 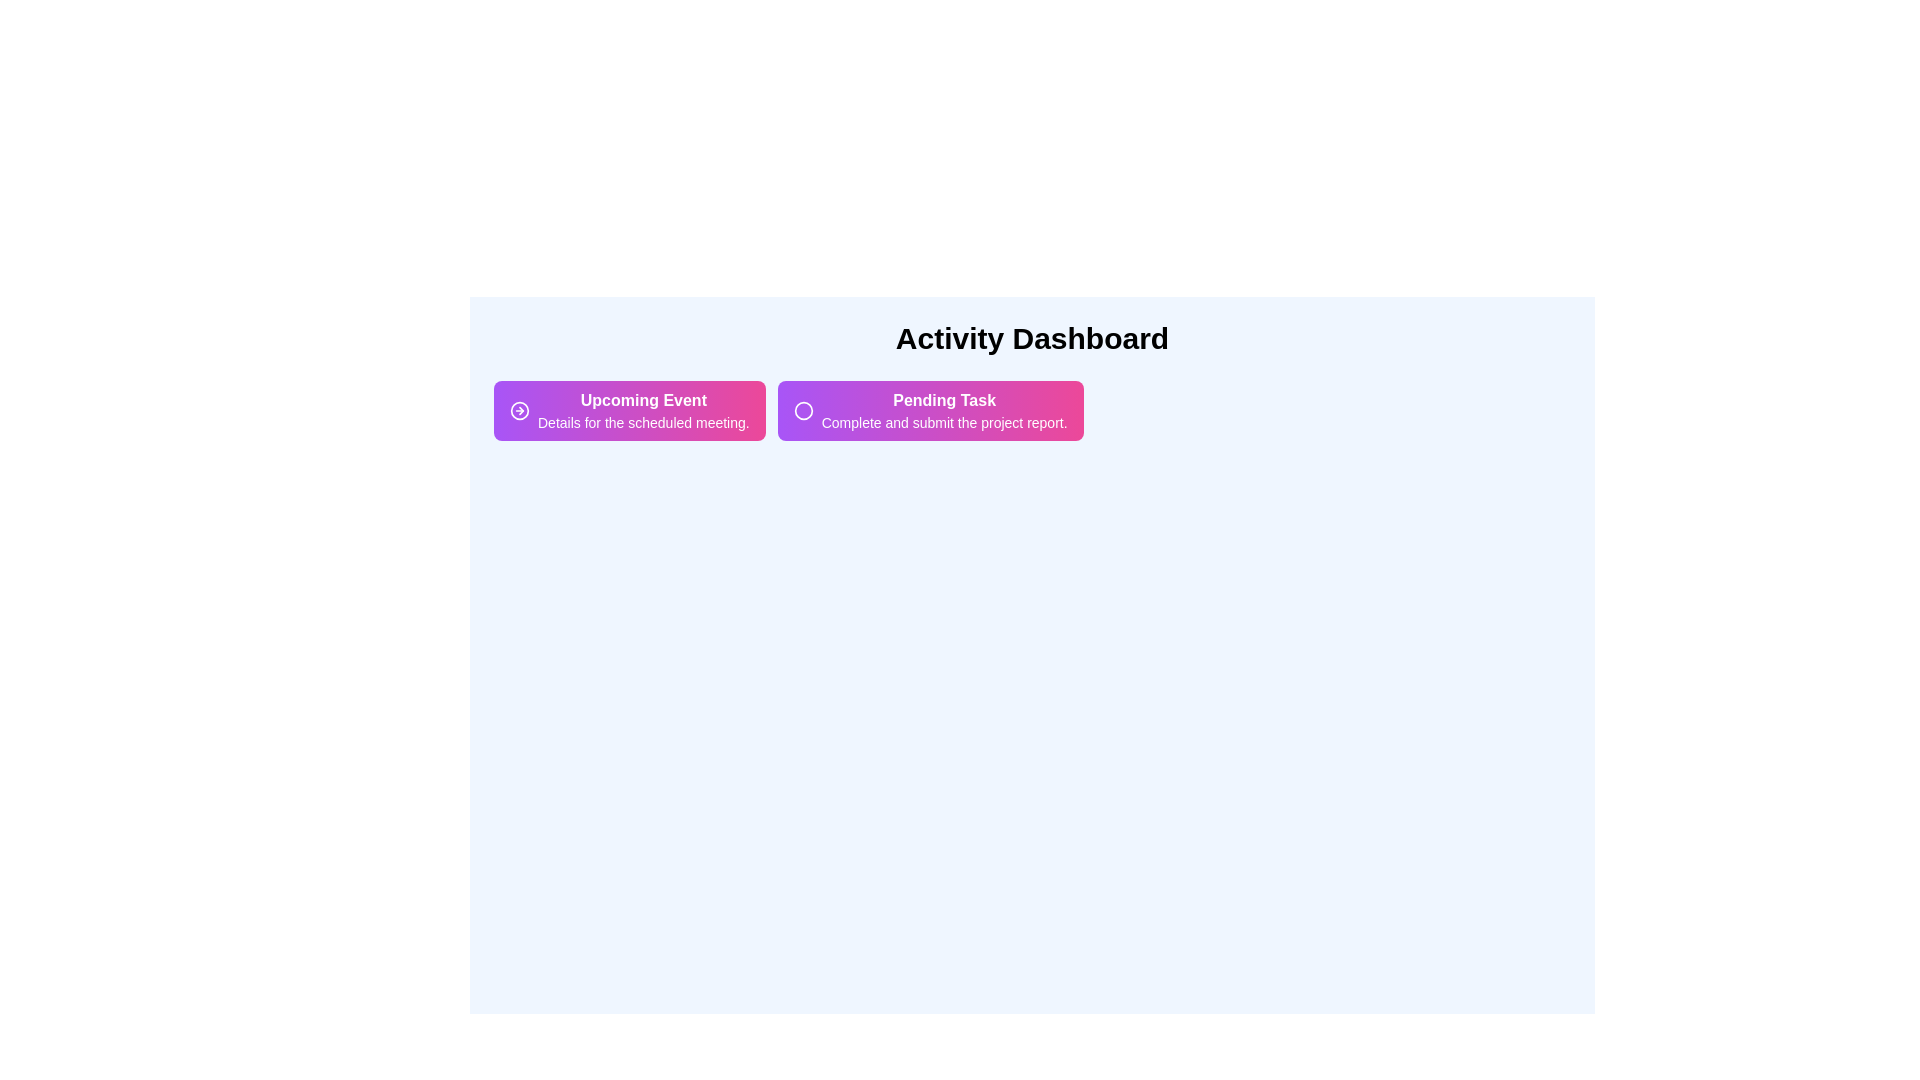 What do you see at coordinates (929, 410) in the screenshot?
I see `the activity chip labeled Pending Task` at bounding box center [929, 410].